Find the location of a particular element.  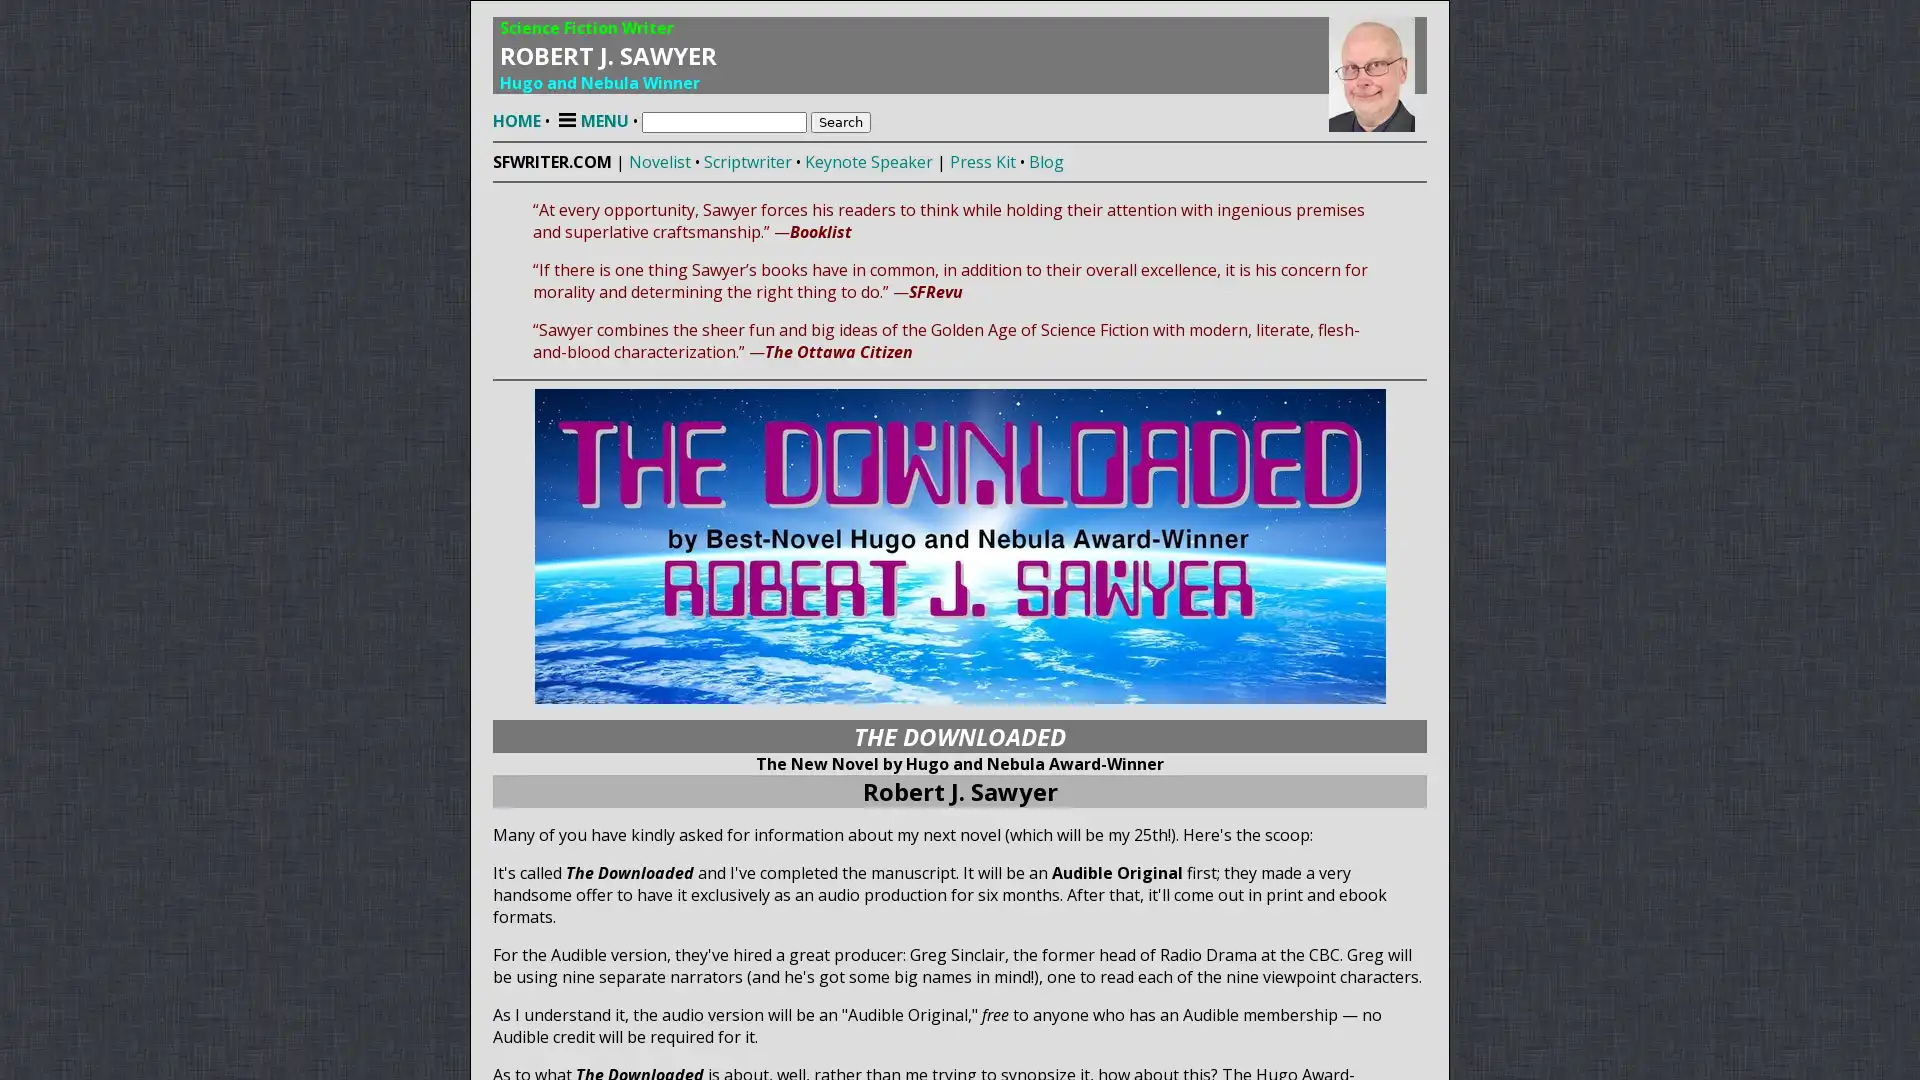

Search is located at coordinates (840, 122).